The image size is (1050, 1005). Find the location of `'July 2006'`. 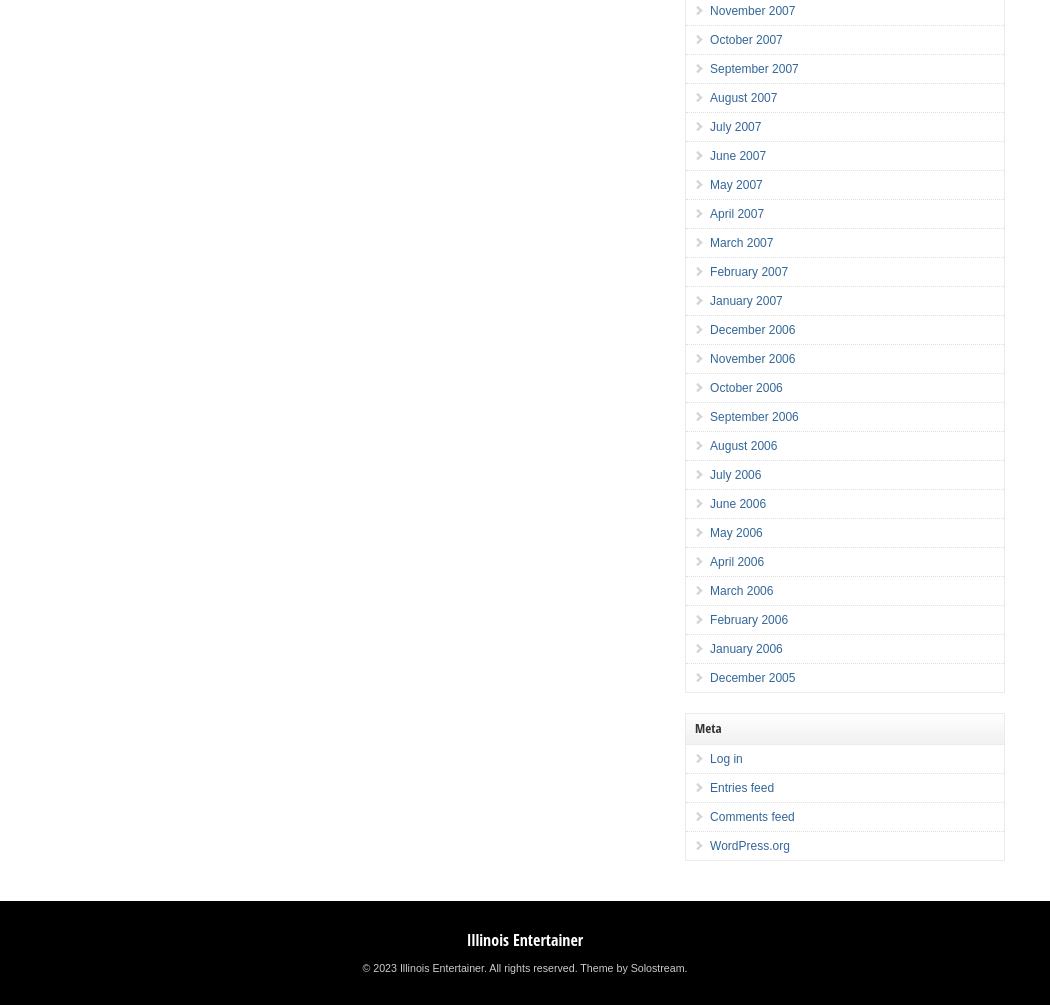

'July 2006' is located at coordinates (734, 474).